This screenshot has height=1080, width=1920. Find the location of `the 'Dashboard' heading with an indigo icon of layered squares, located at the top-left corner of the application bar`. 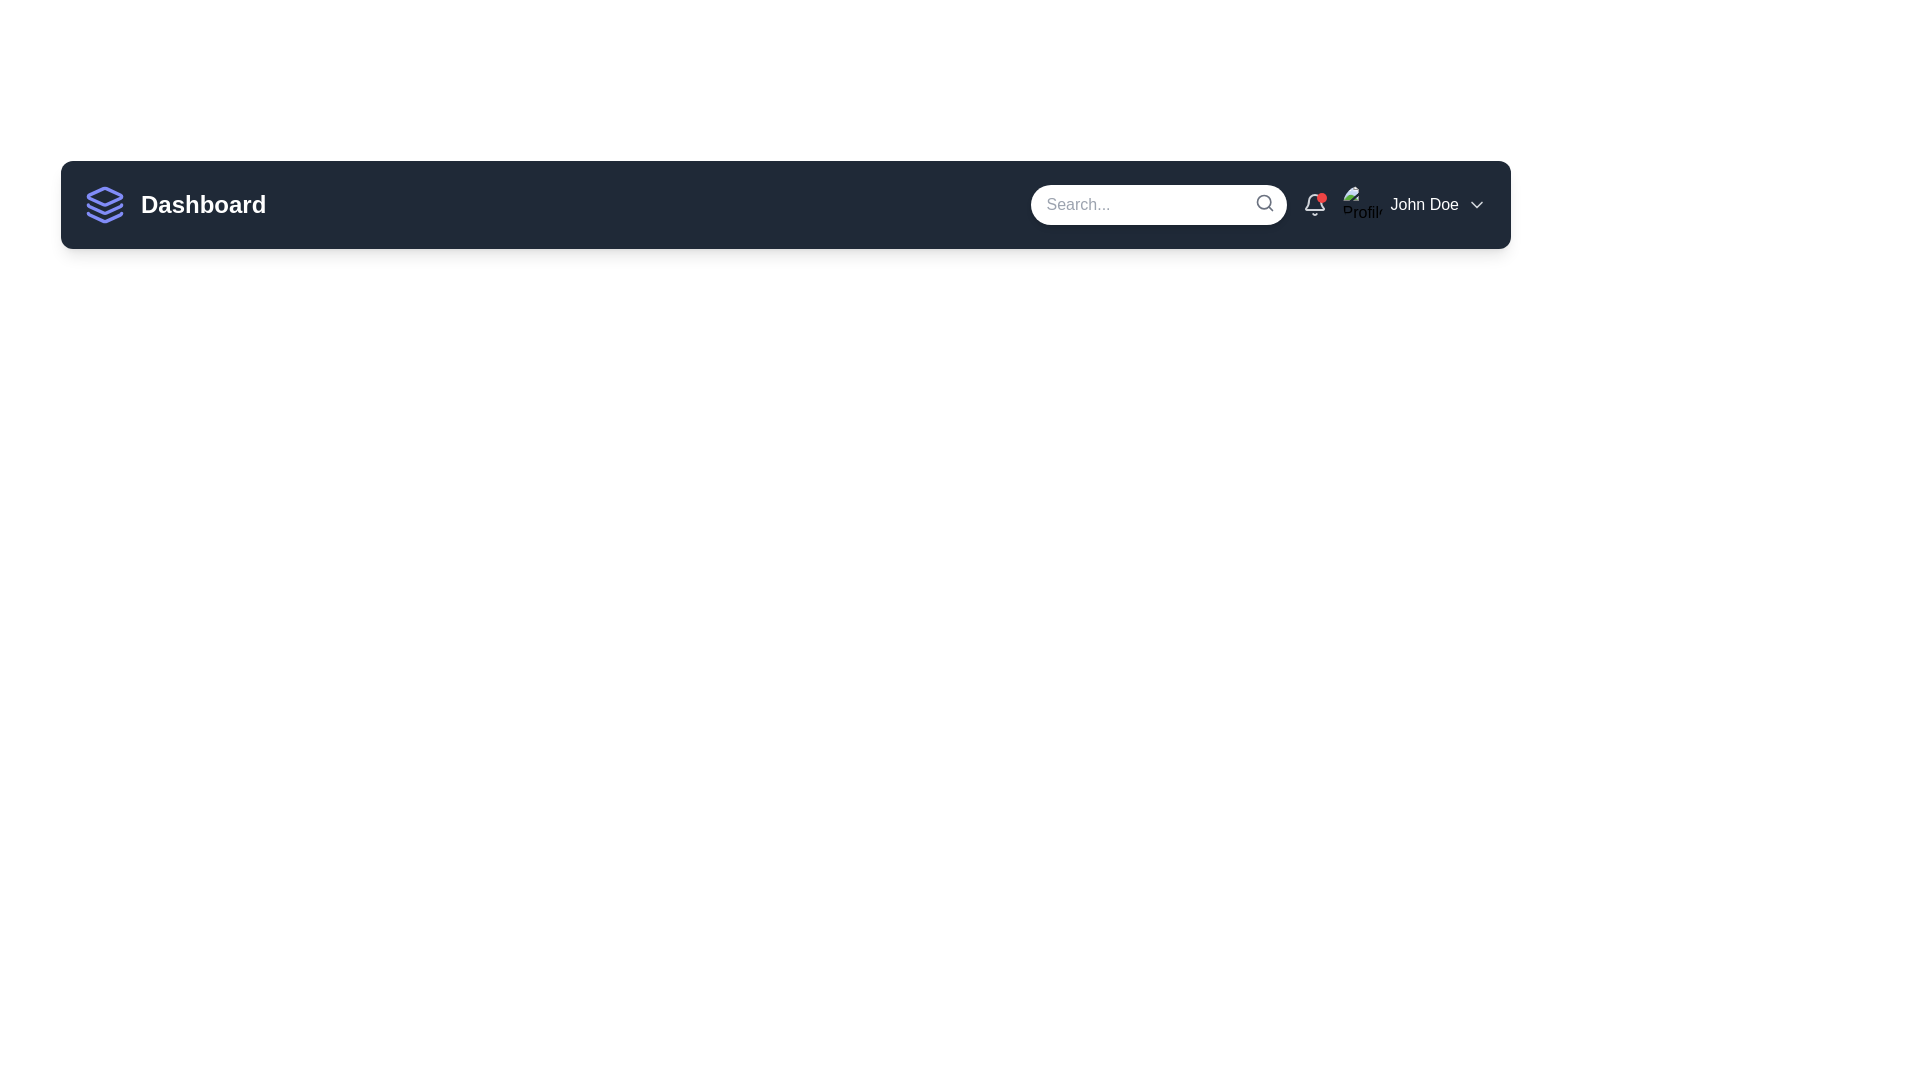

the 'Dashboard' heading with an indigo icon of layered squares, located at the top-left corner of the application bar is located at coordinates (175, 204).